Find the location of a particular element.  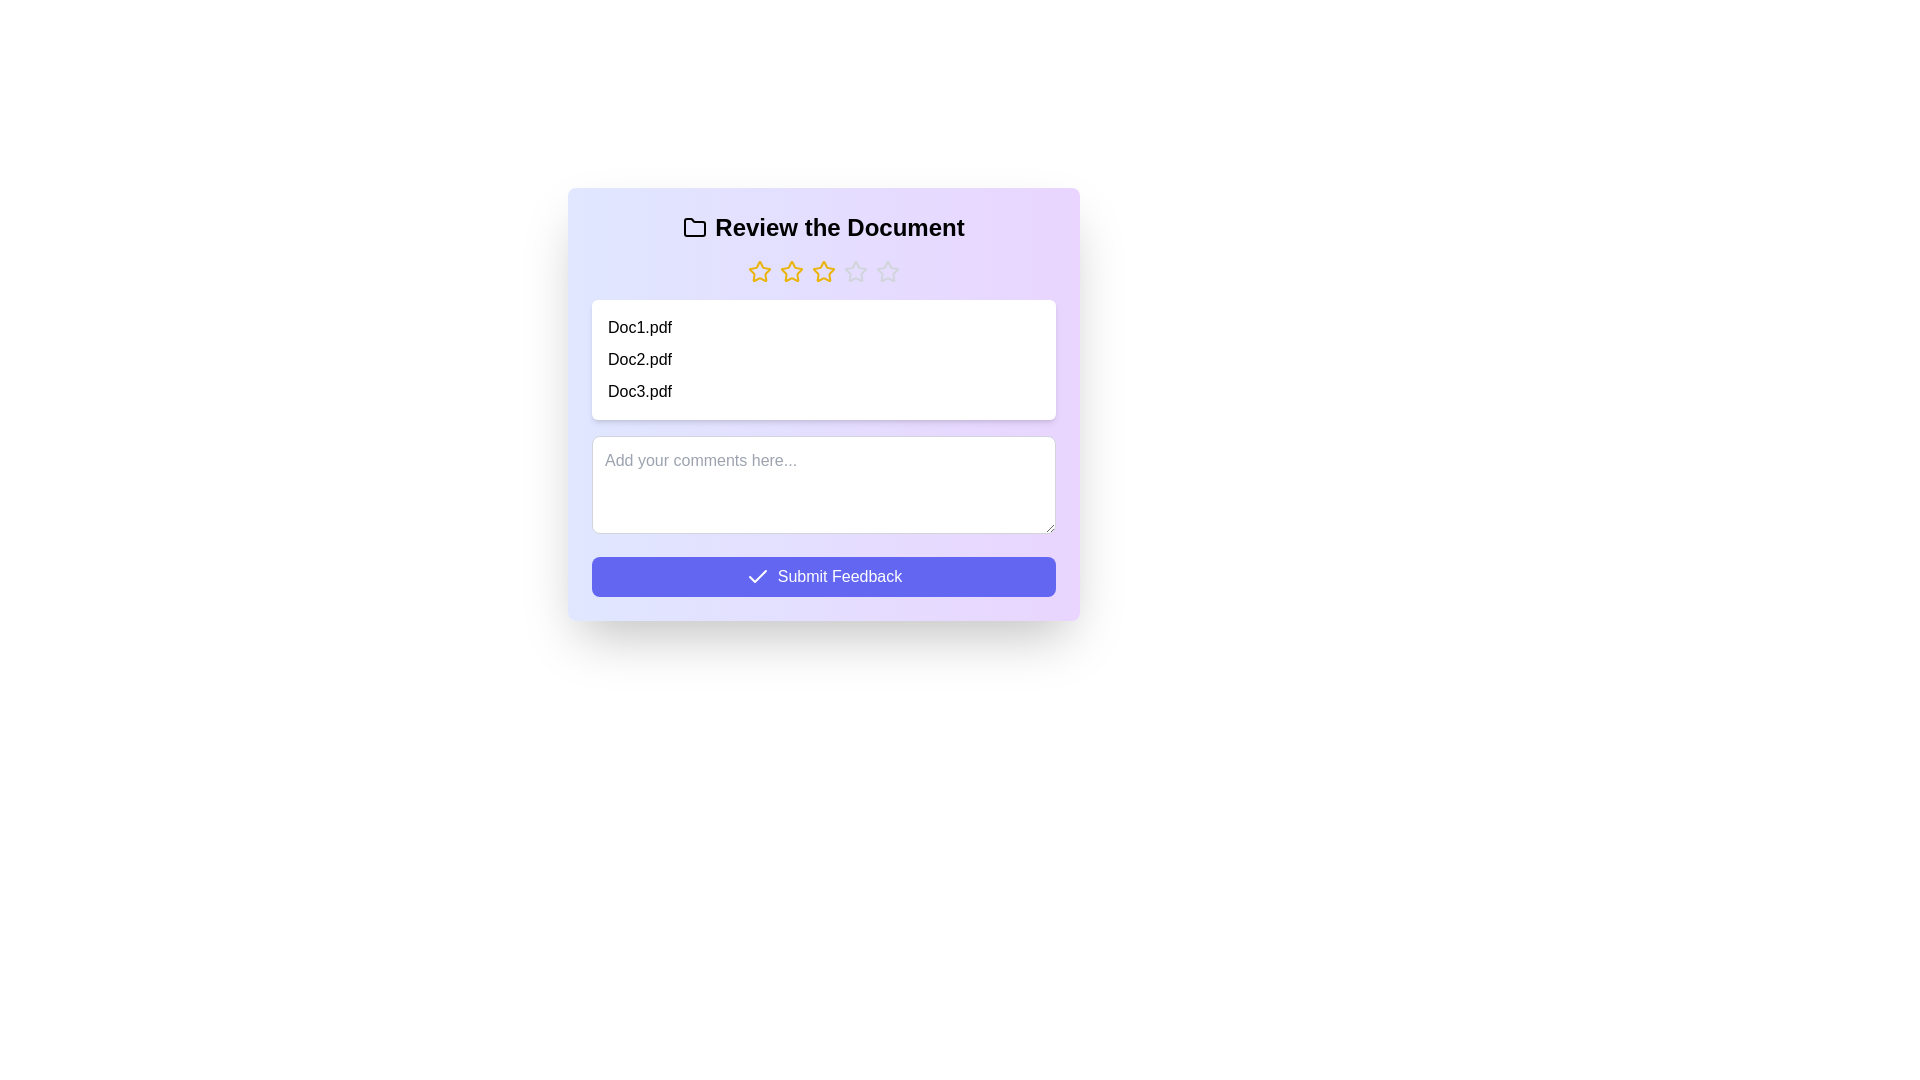

the rating to 5 stars by clicking on the corresponding star button is located at coordinates (887, 272).